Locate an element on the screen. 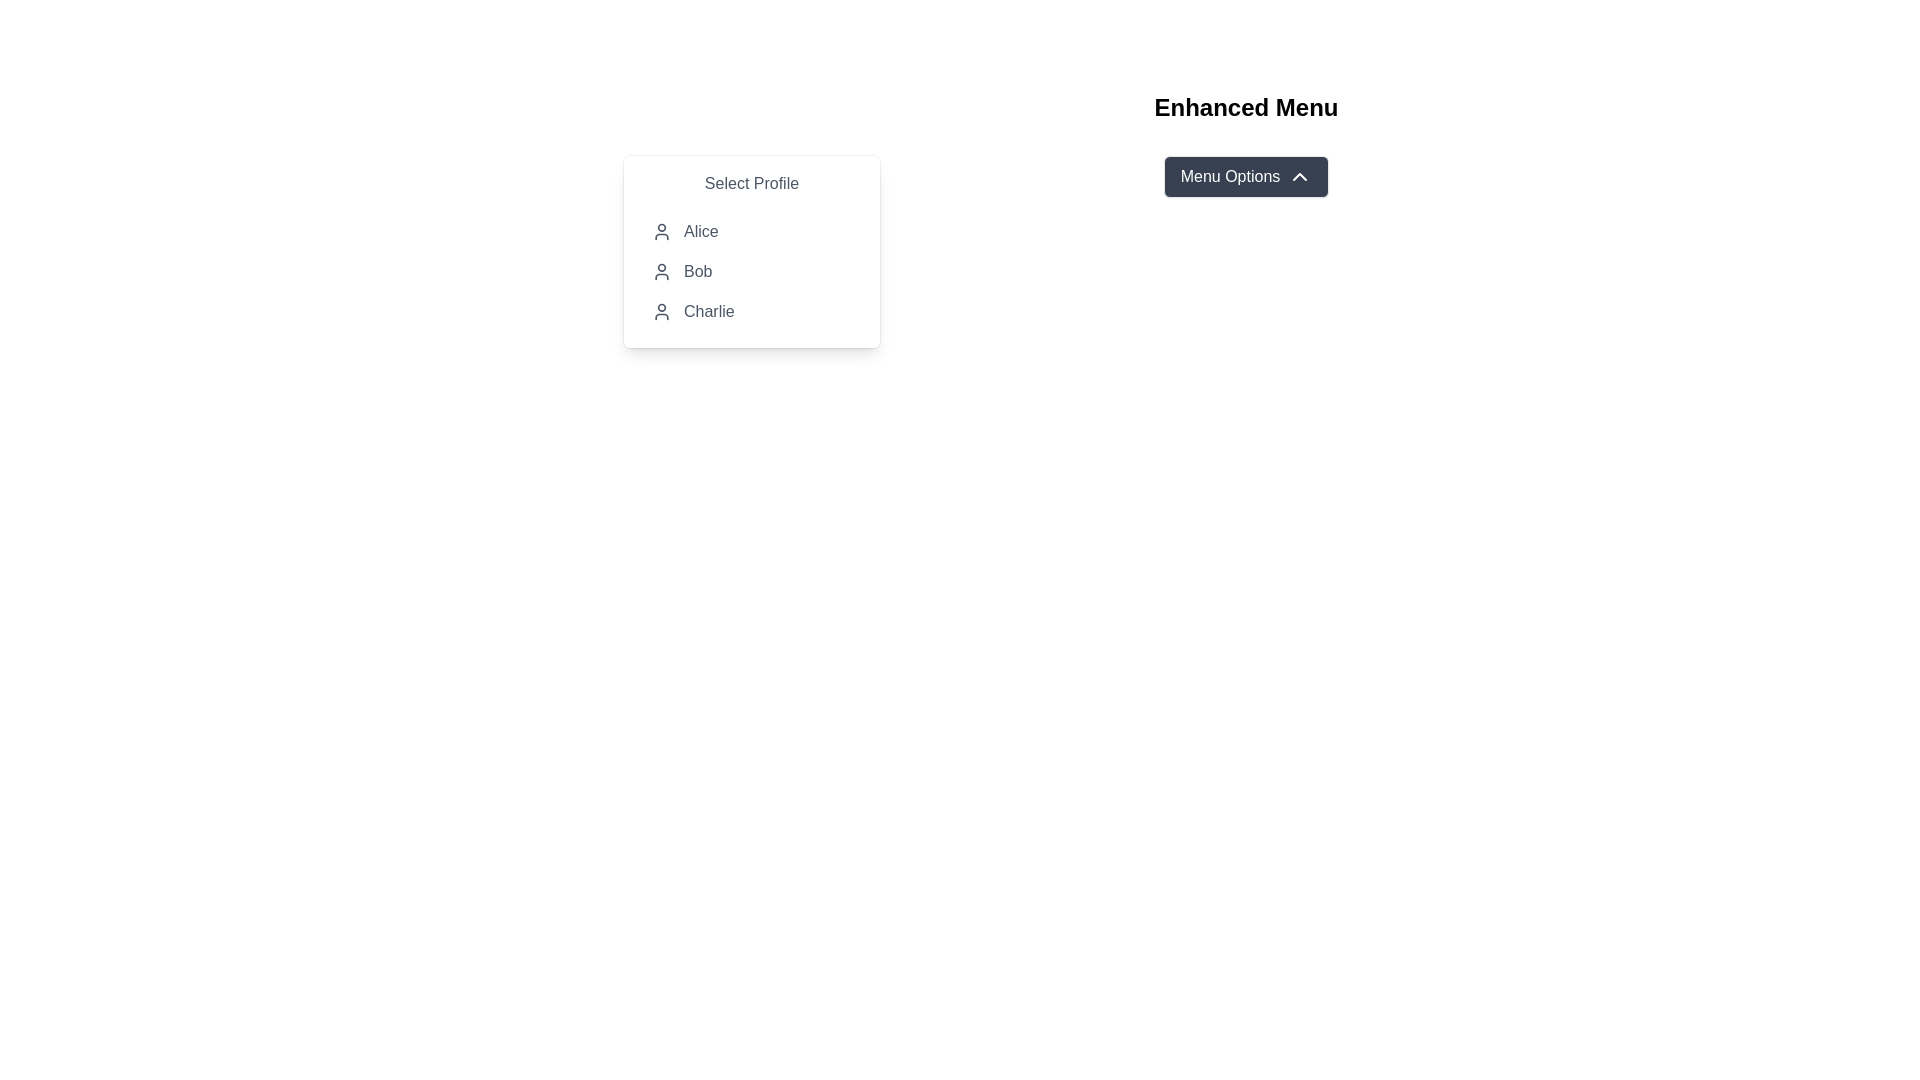 This screenshot has height=1080, width=1920. the MenuItem labeled 'Bob' in the dropdown menu titled 'Select Profile' is located at coordinates (751, 272).